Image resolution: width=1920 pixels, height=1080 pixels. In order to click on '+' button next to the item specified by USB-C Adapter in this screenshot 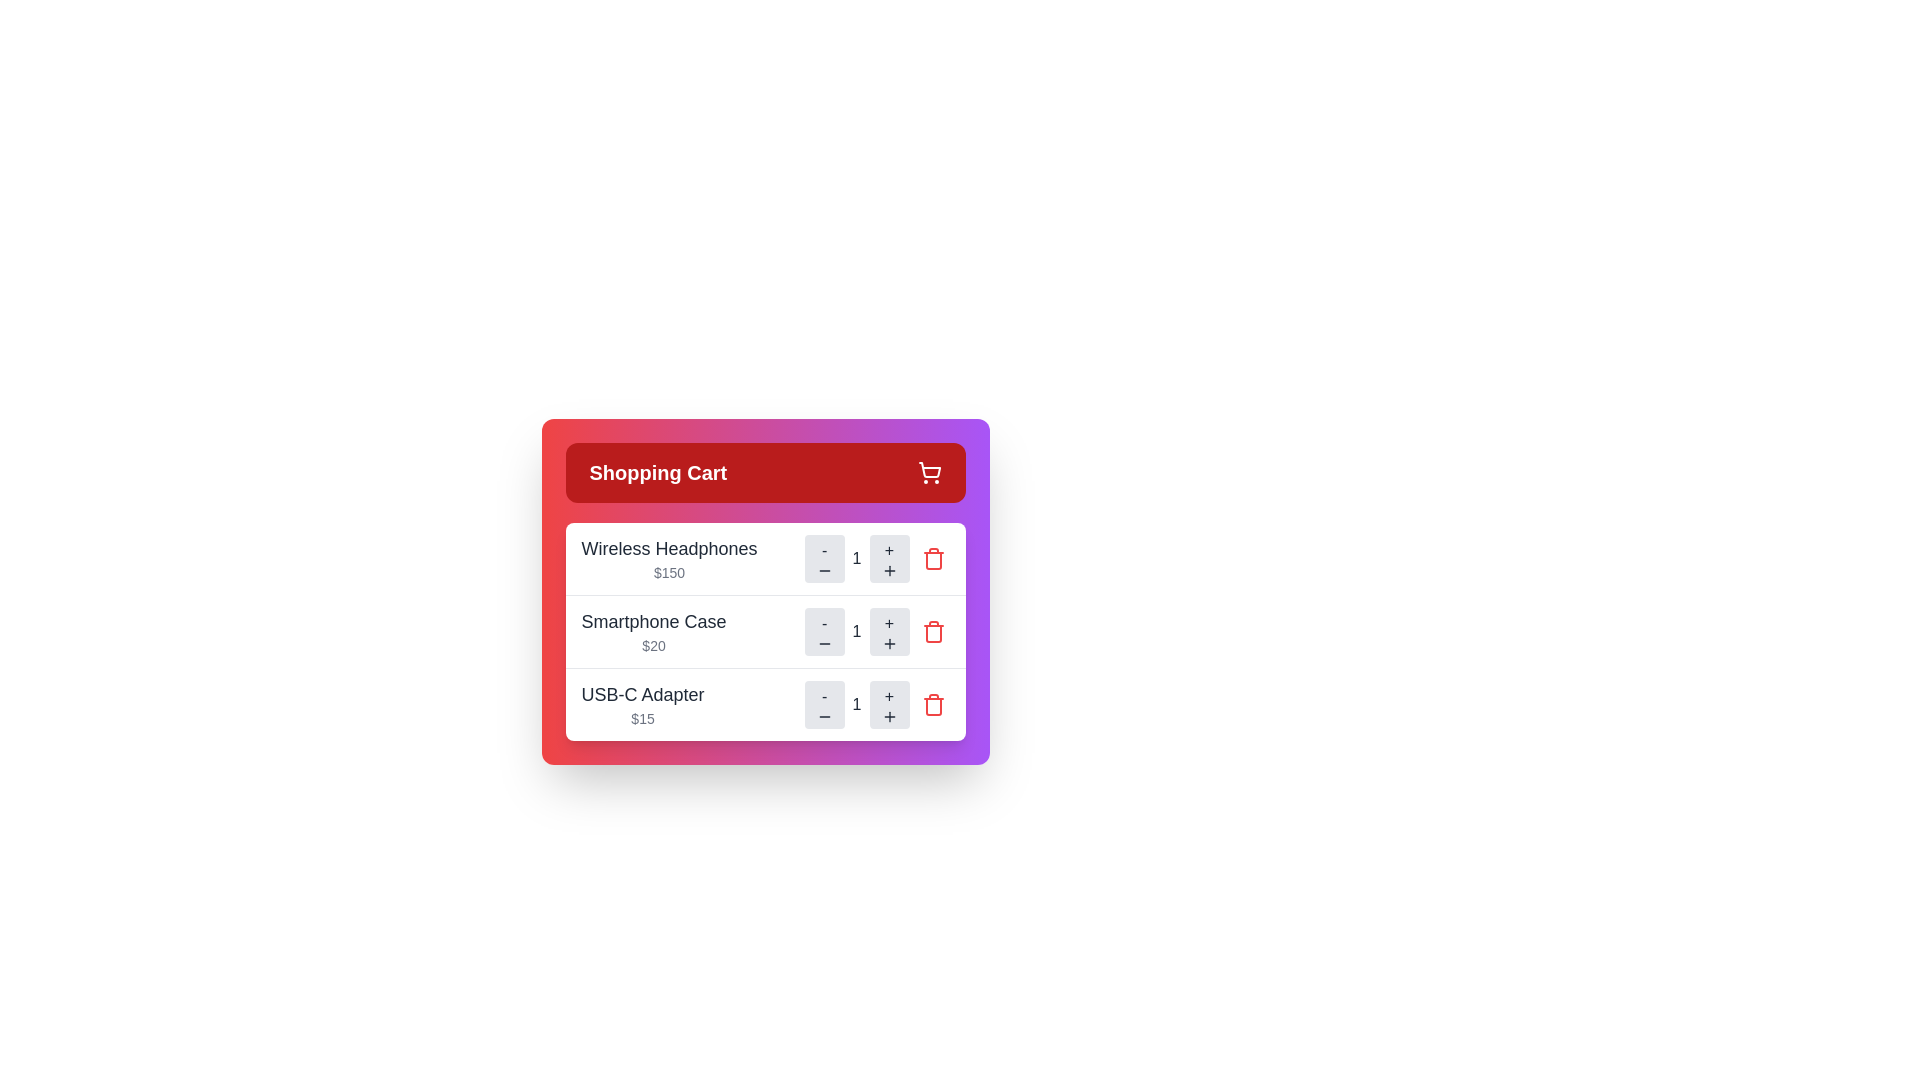, I will do `click(888, 704)`.